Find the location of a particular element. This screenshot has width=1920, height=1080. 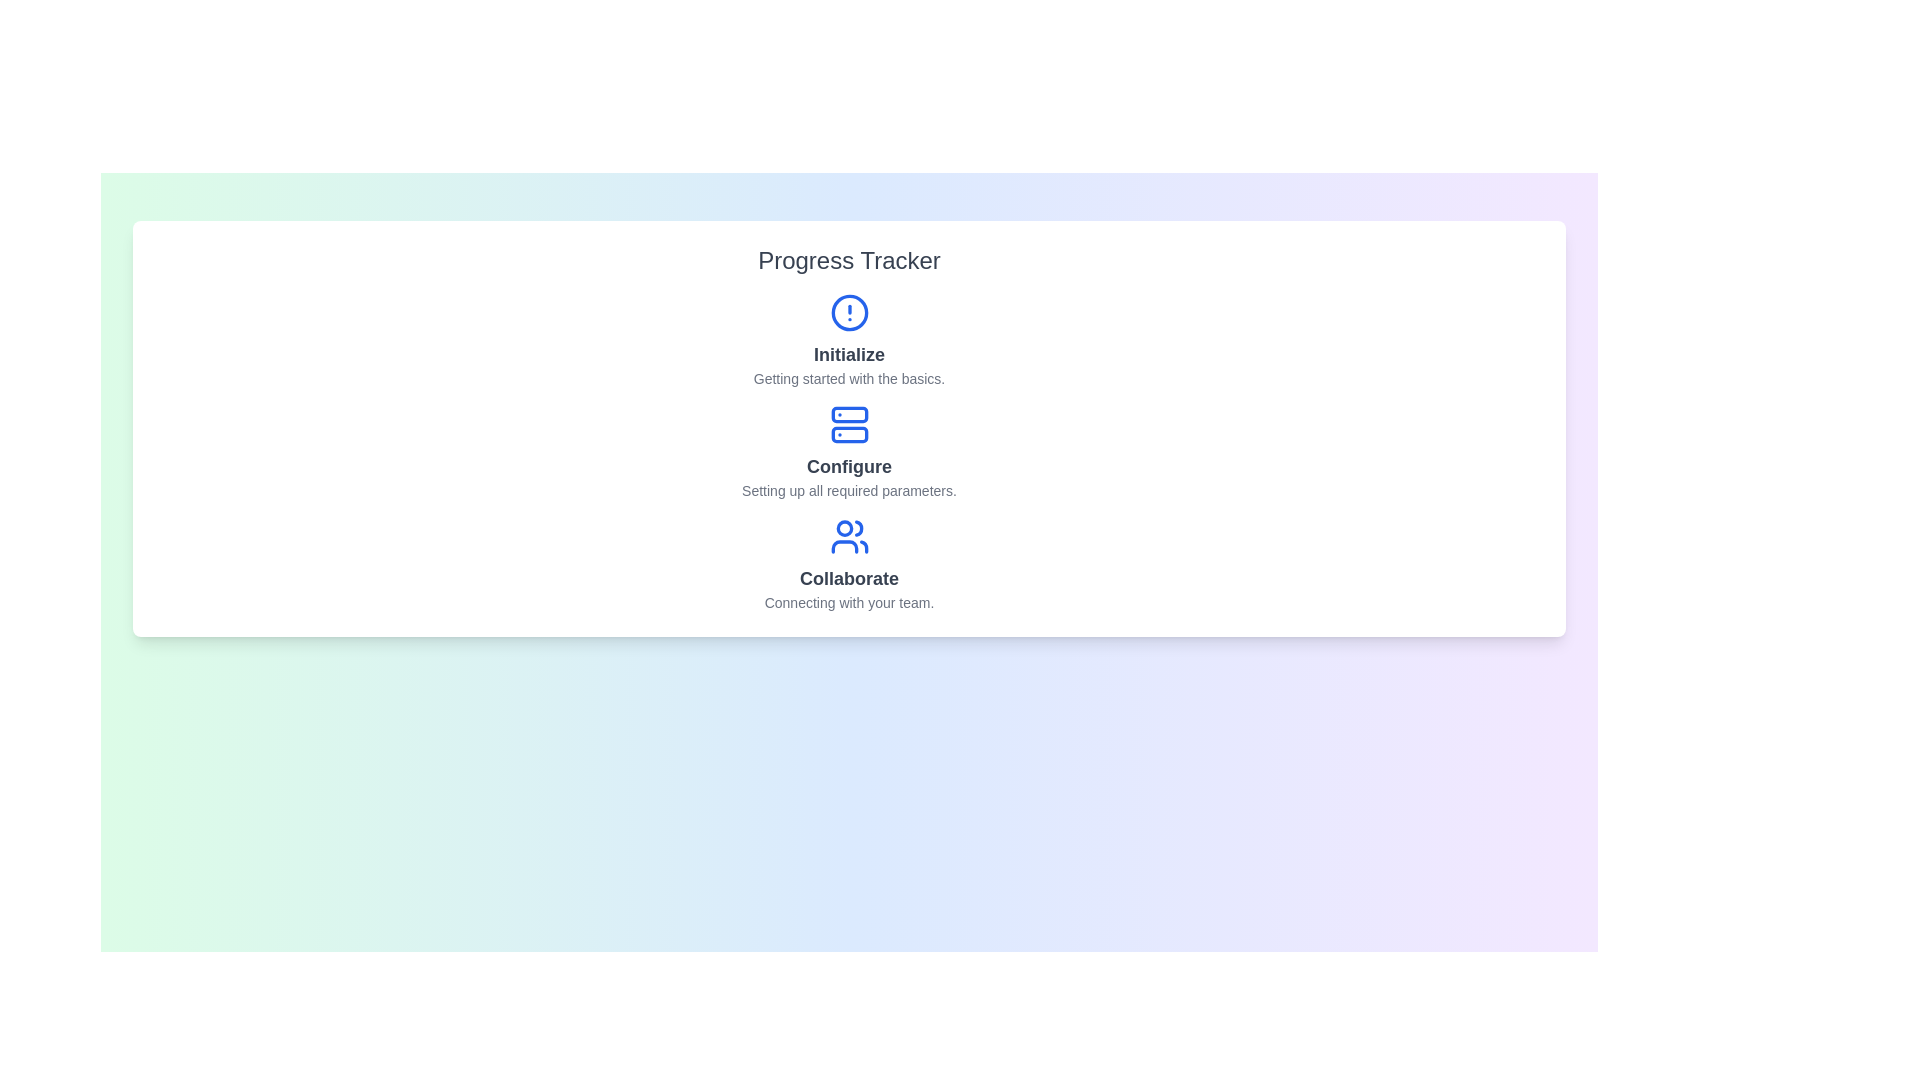

the icon for Collaborate to reveal more information is located at coordinates (849, 535).